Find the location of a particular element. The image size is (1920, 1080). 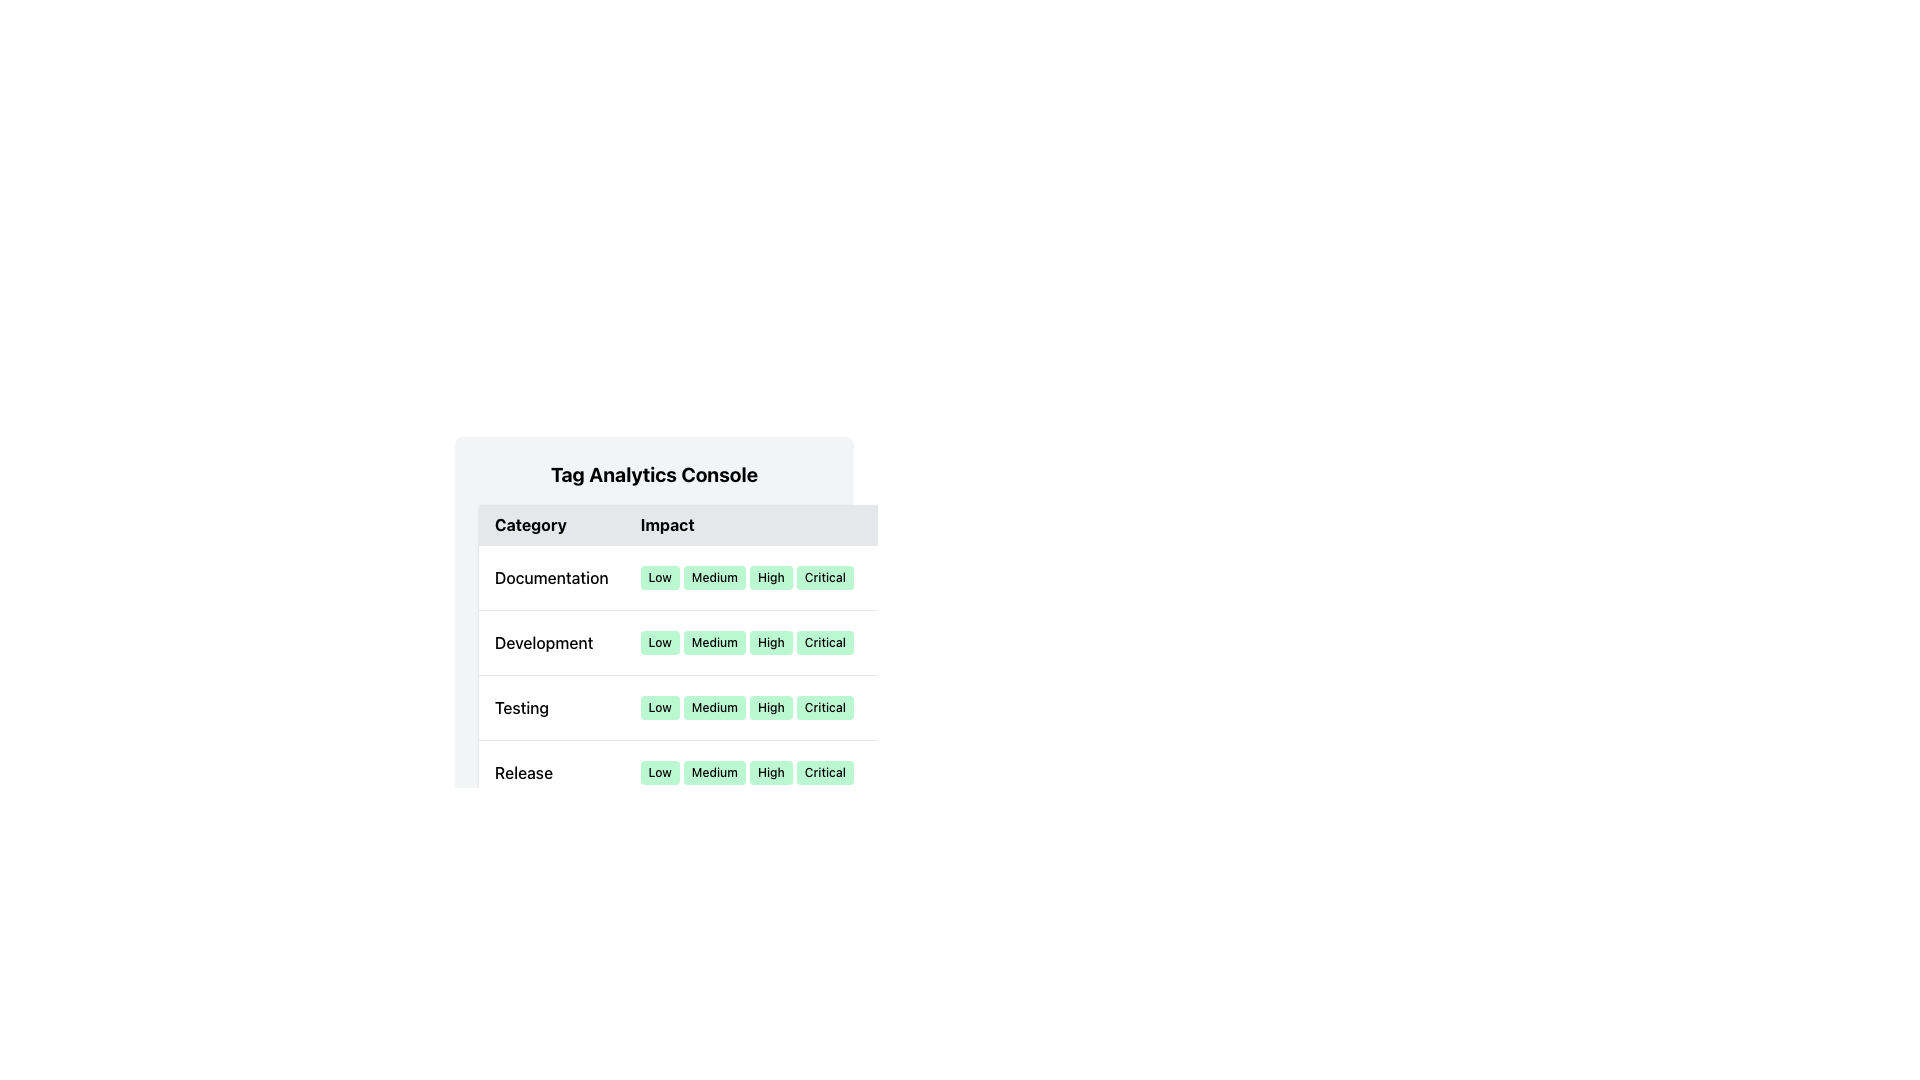

the 'Low' severity label in the 'Impact' column of the 'Tag Analytics Console' table, which is the first label in a row of four labeled 'Low', 'Medium', 'High', and 'Critical' is located at coordinates (660, 578).